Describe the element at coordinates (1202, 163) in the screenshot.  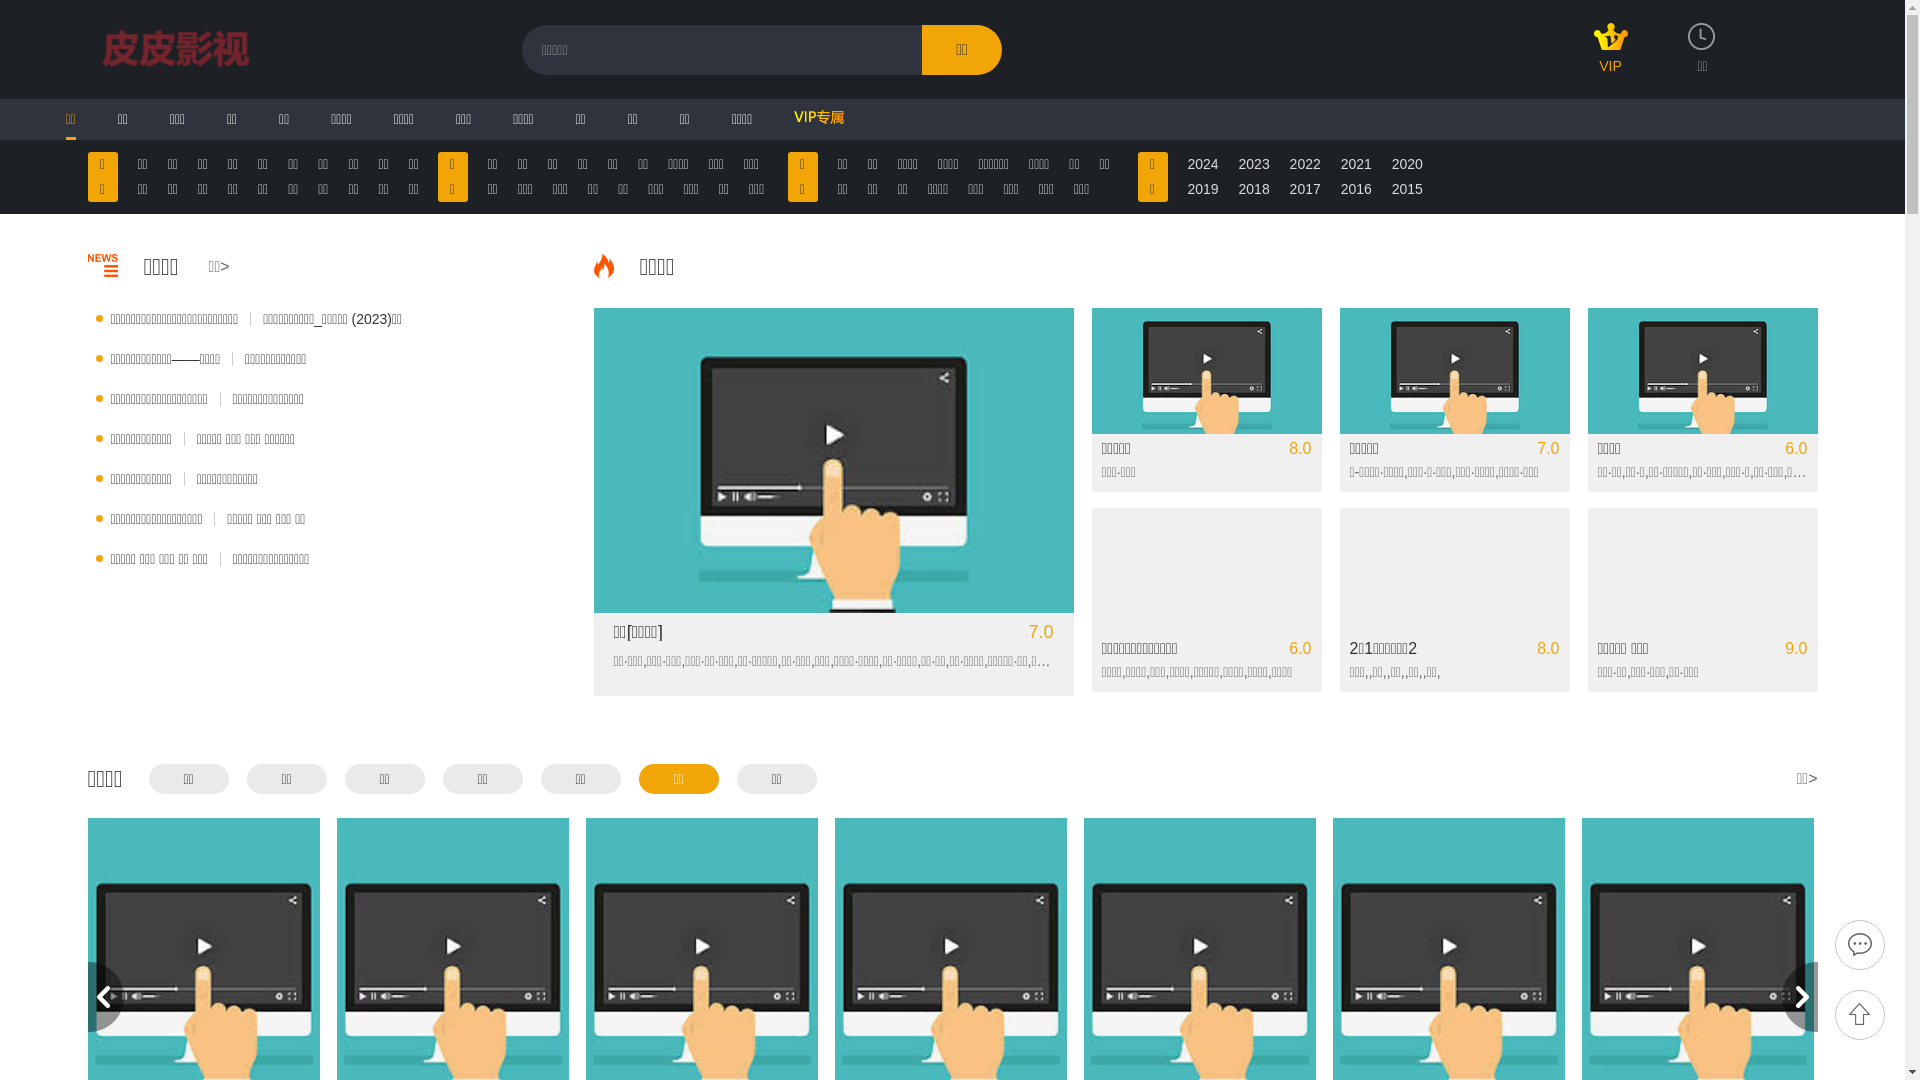
I see `'2024'` at that location.